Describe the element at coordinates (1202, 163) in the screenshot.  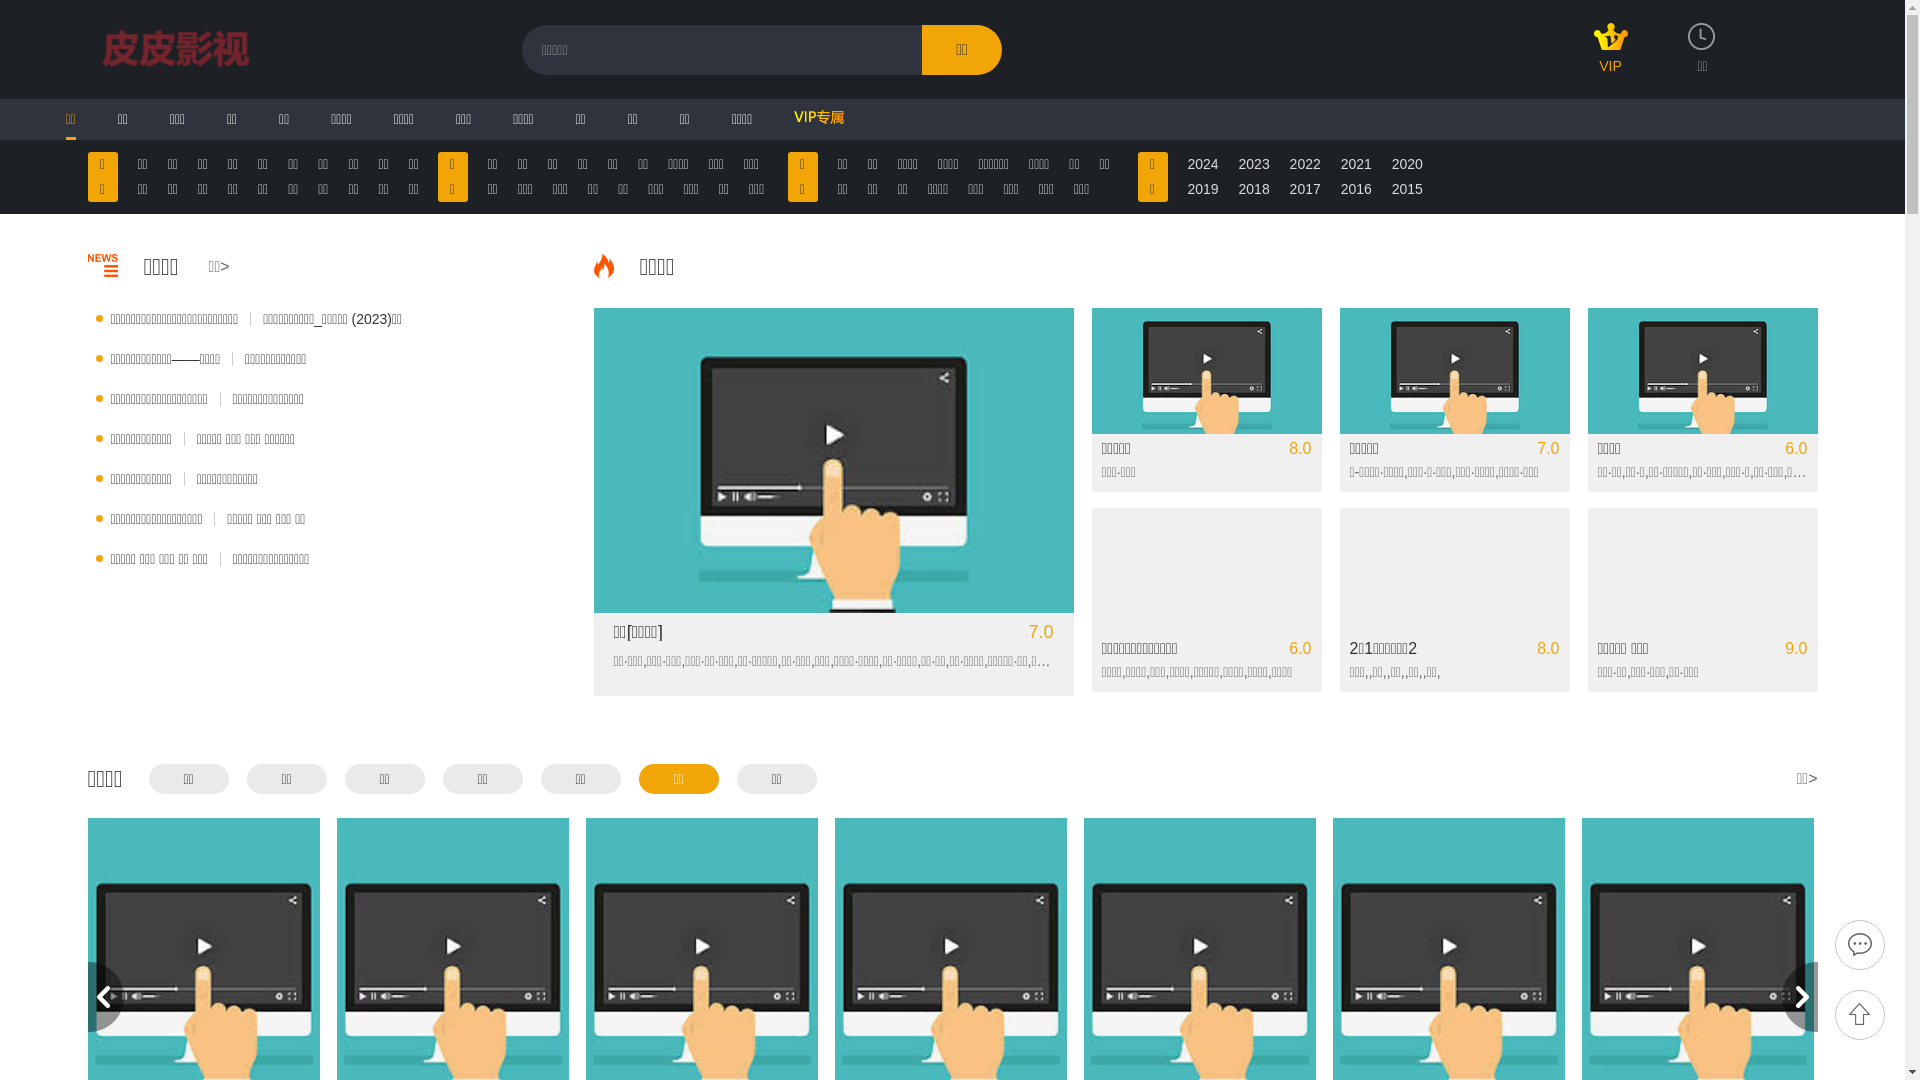
I see `'2024'` at that location.